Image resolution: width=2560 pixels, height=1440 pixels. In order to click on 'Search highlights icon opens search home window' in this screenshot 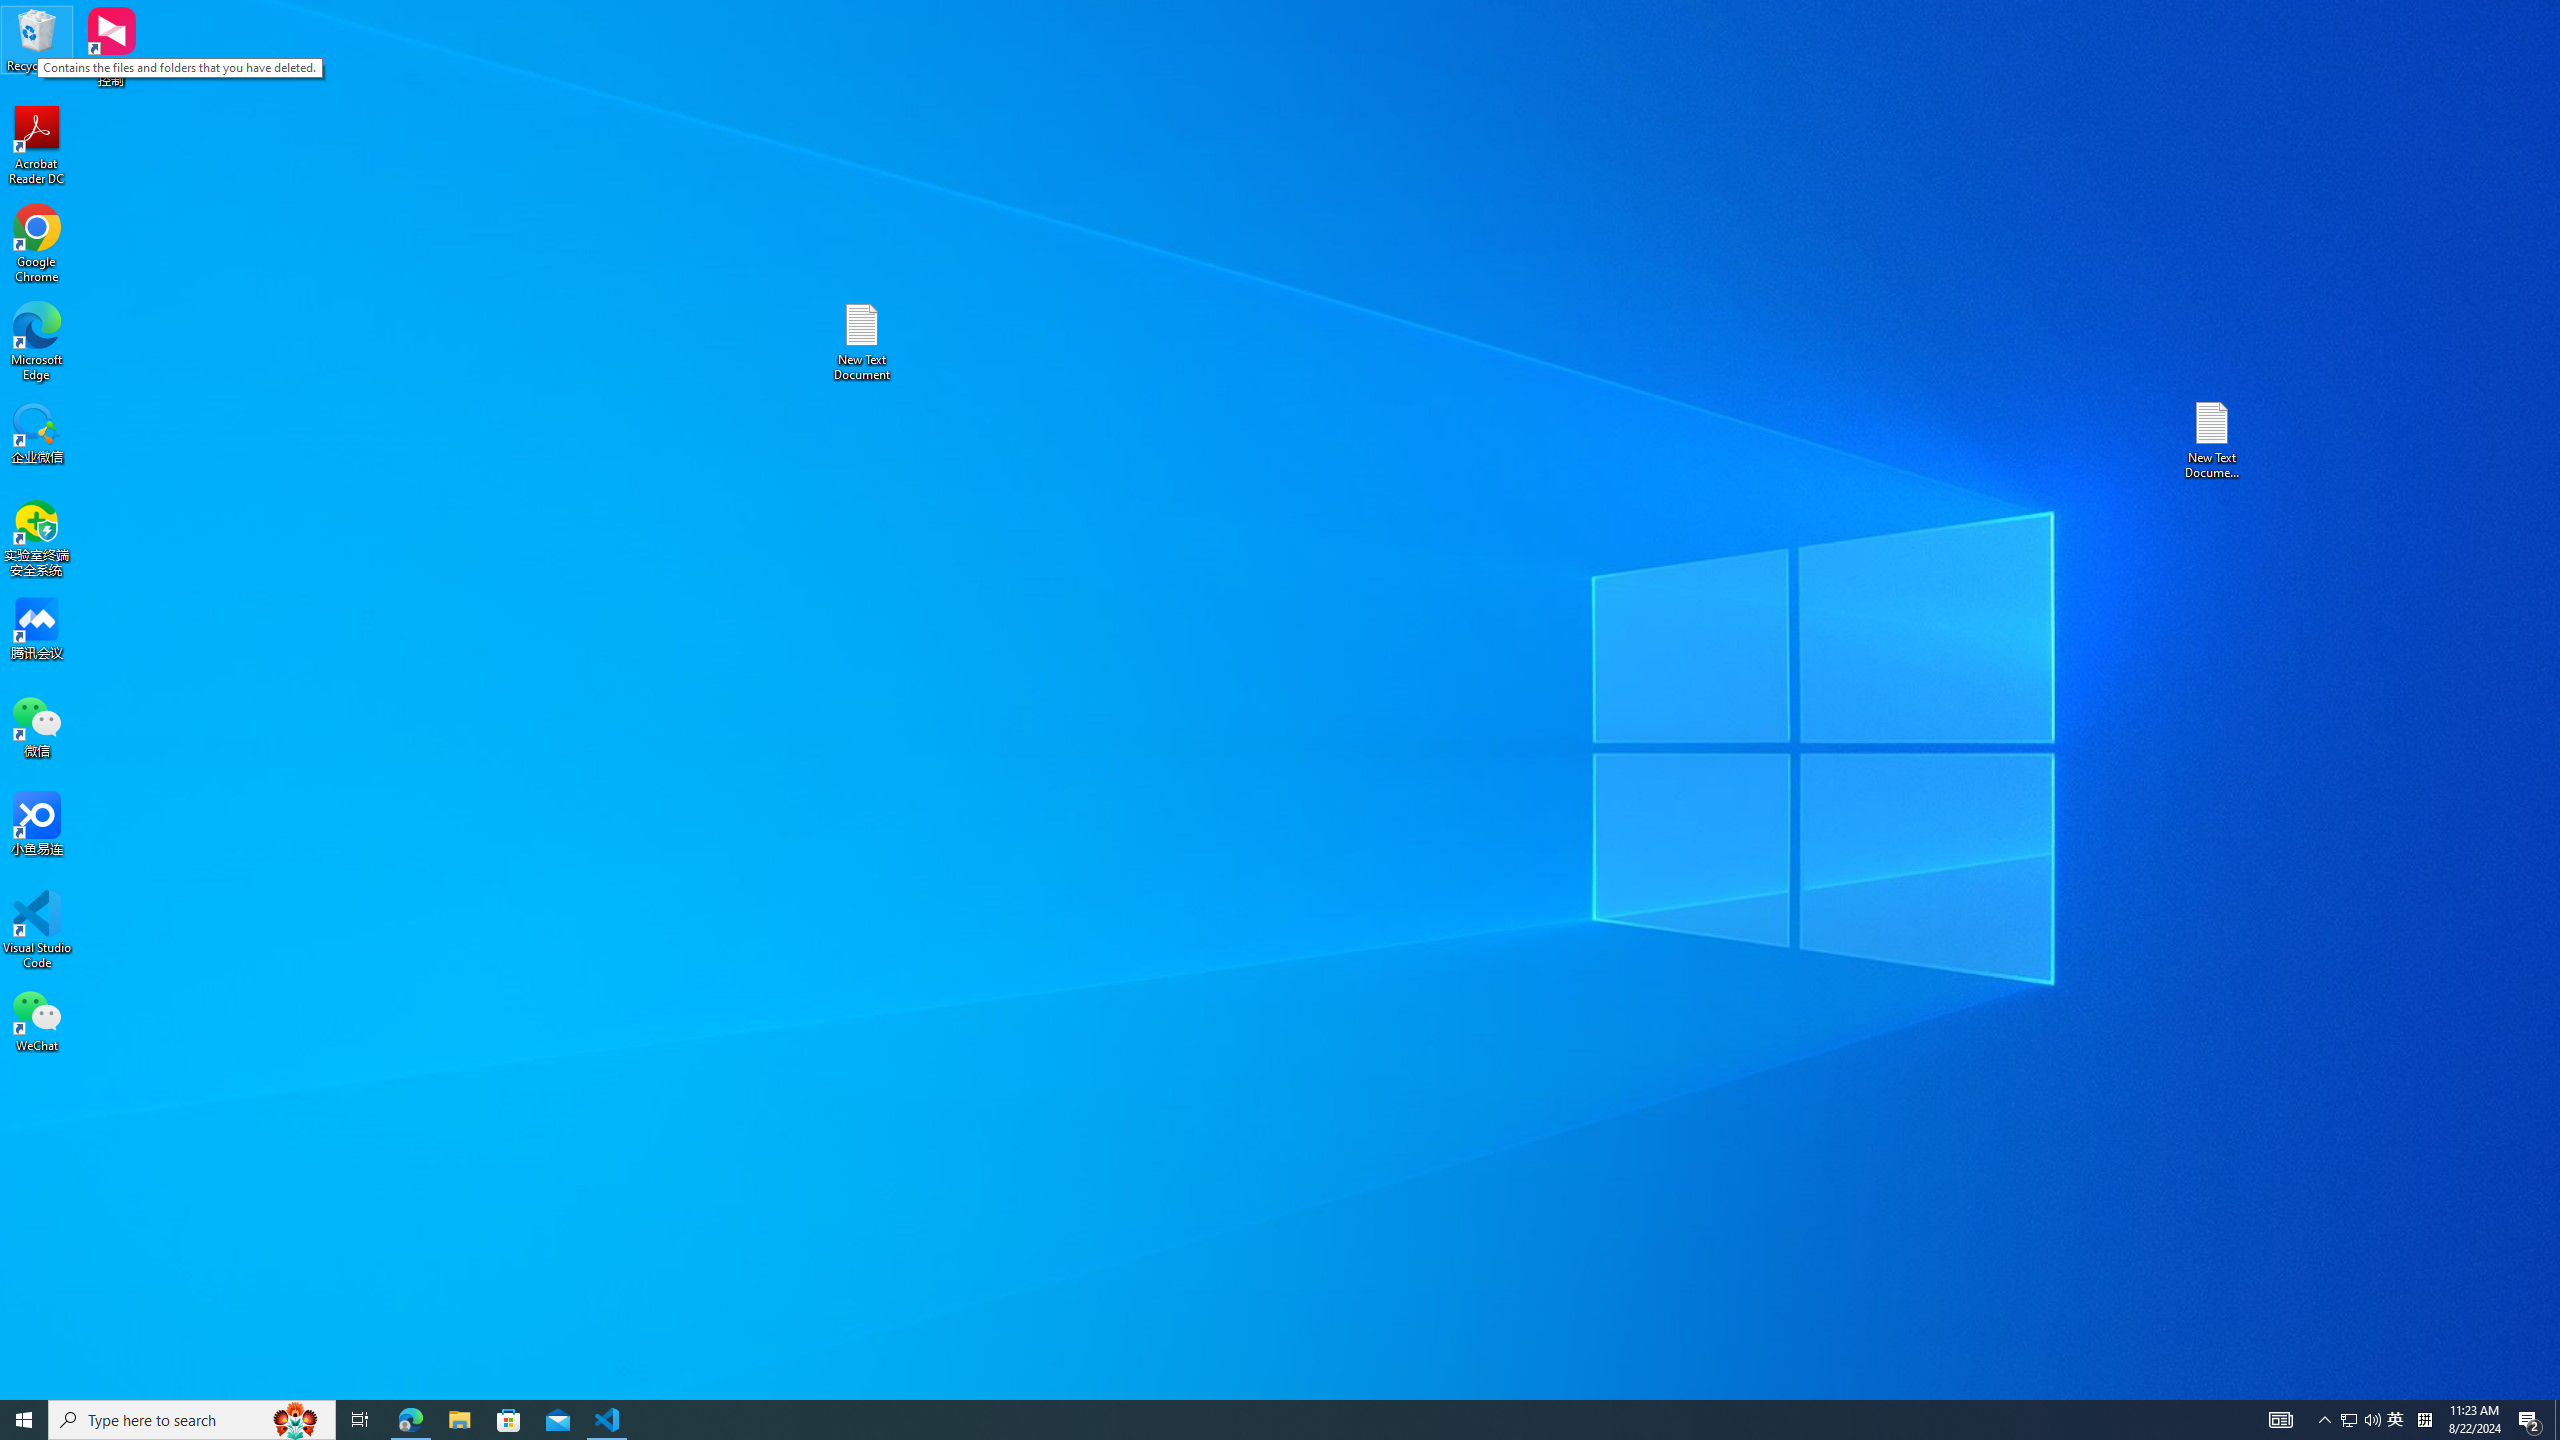, I will do `click(294, 1418)`.